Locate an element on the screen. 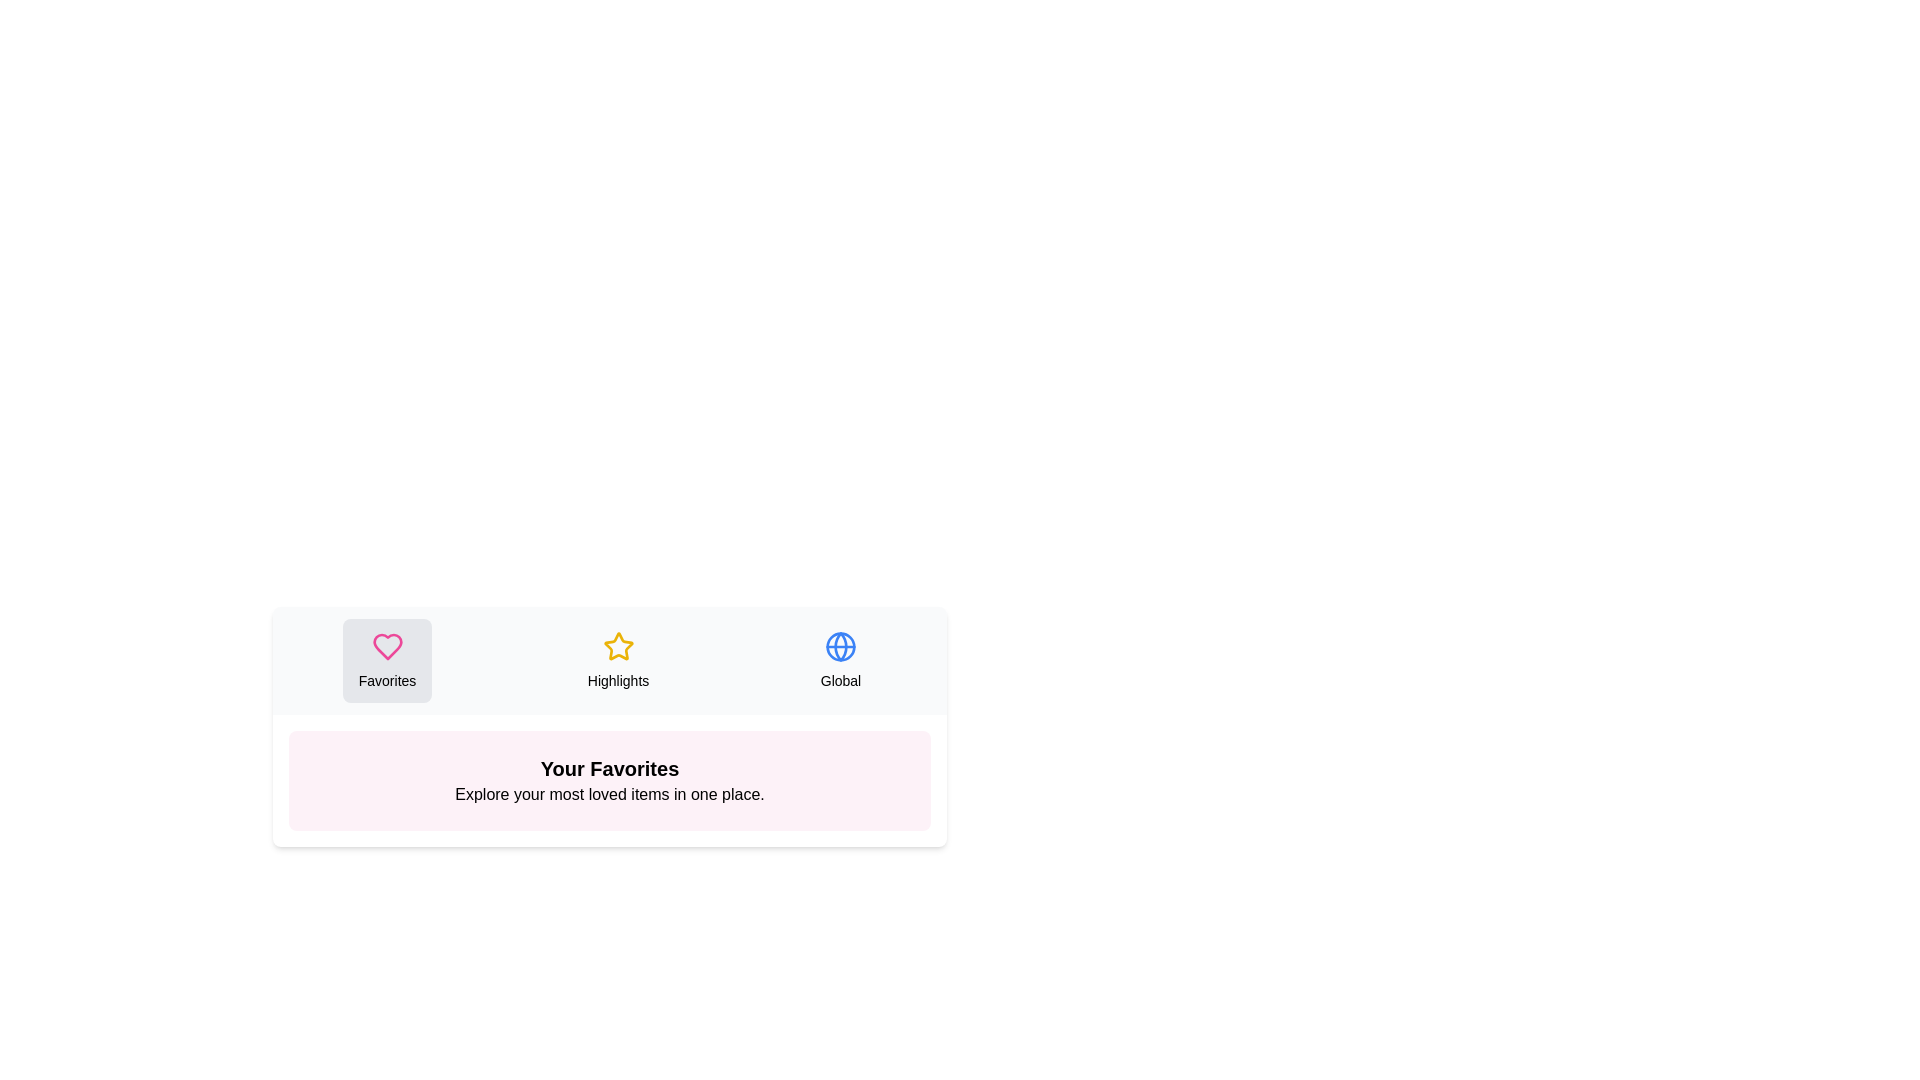 The image size is (1920, 1080). the Favorites tab to see its hover effect is located at coordinates (387, 660).